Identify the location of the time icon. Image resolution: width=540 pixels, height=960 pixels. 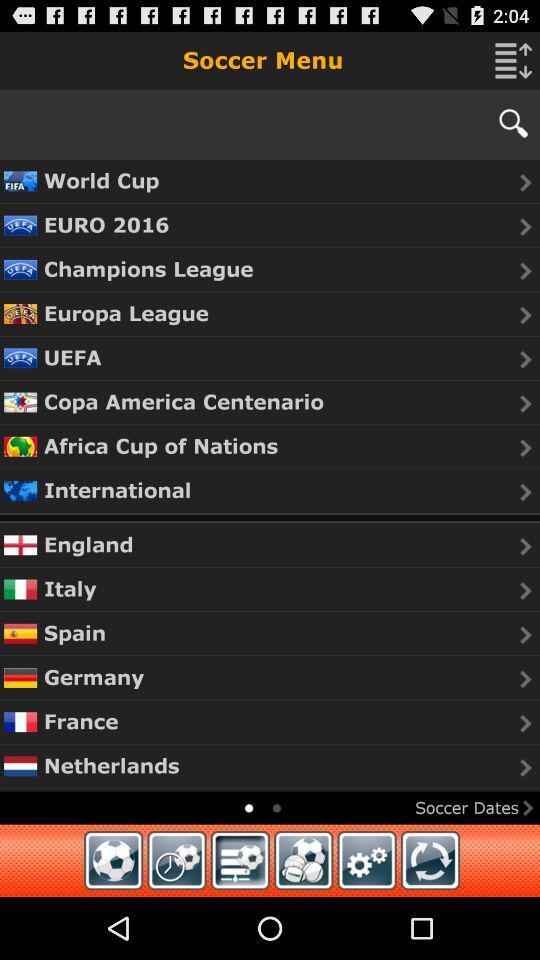
(177, 921).